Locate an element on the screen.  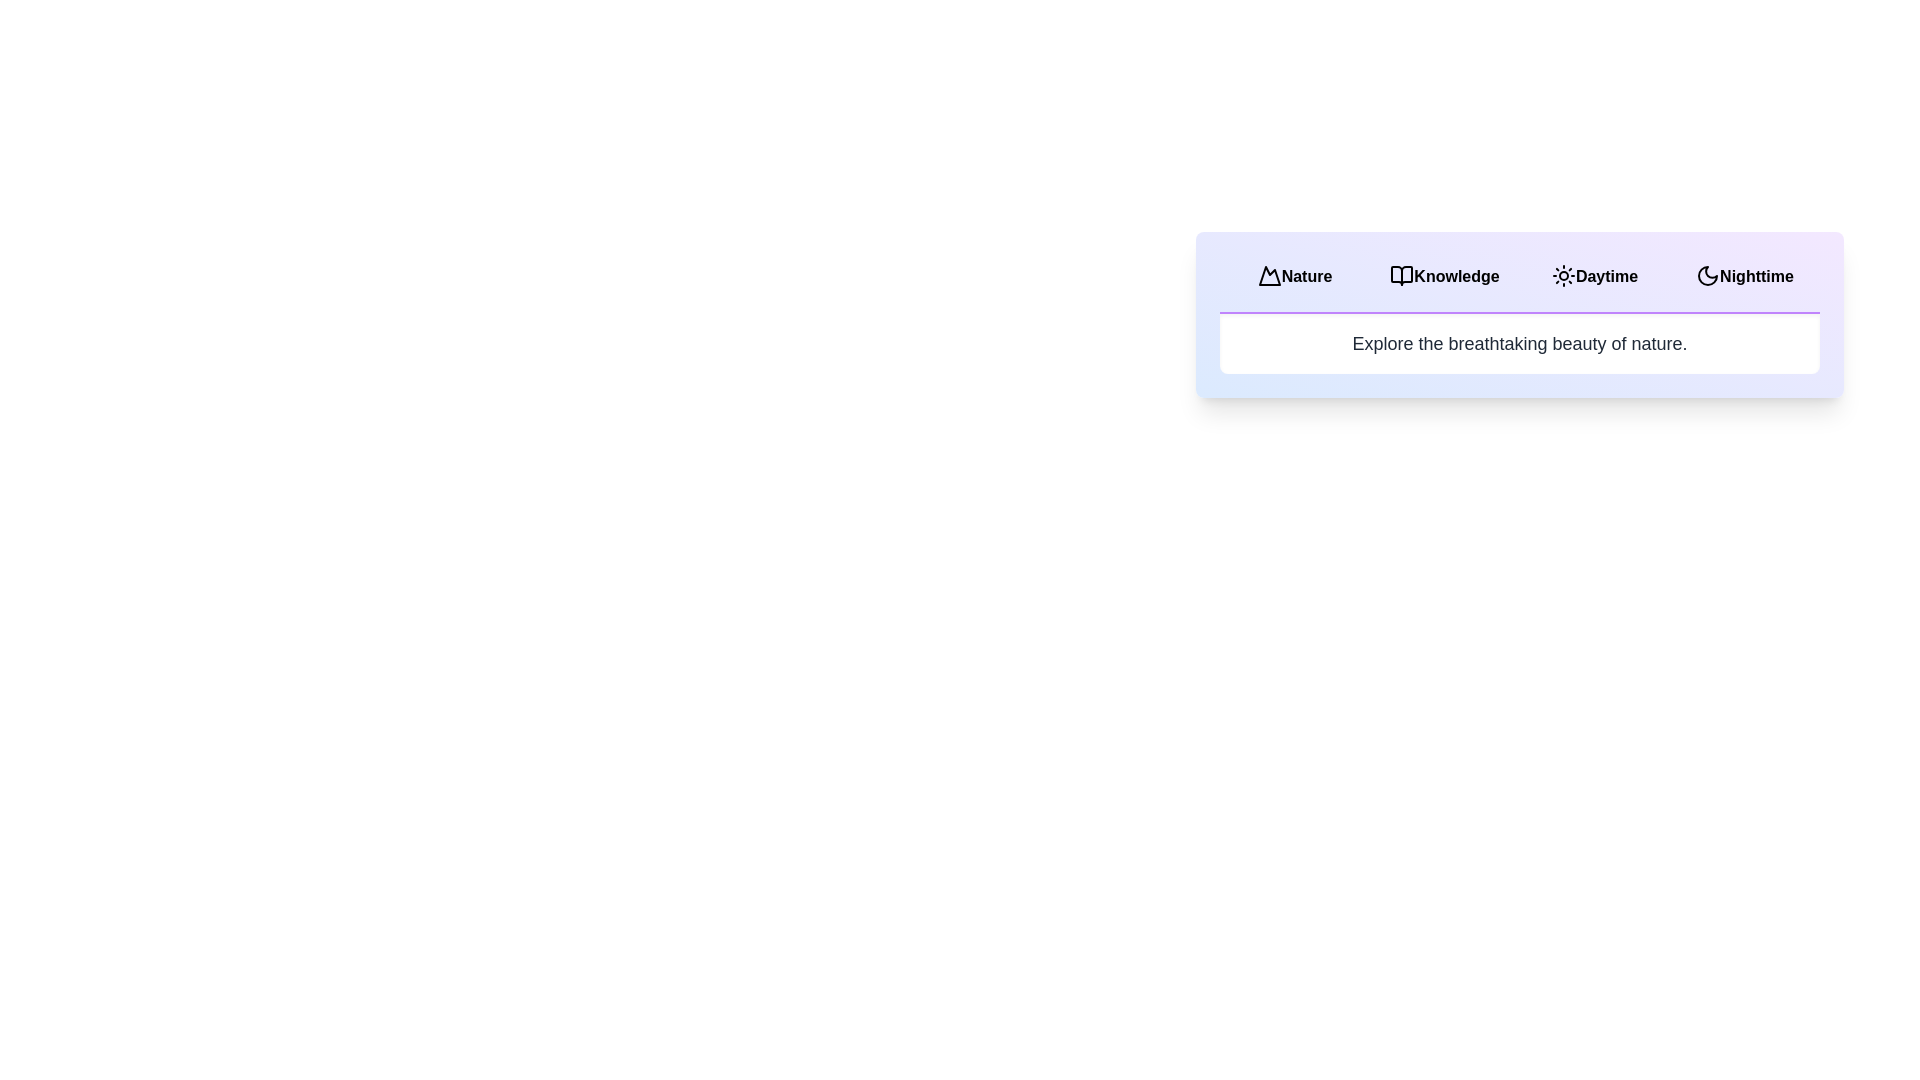
the tab labeled Knowledge to observe its visual feedback is located at coordinates (1444, 277).